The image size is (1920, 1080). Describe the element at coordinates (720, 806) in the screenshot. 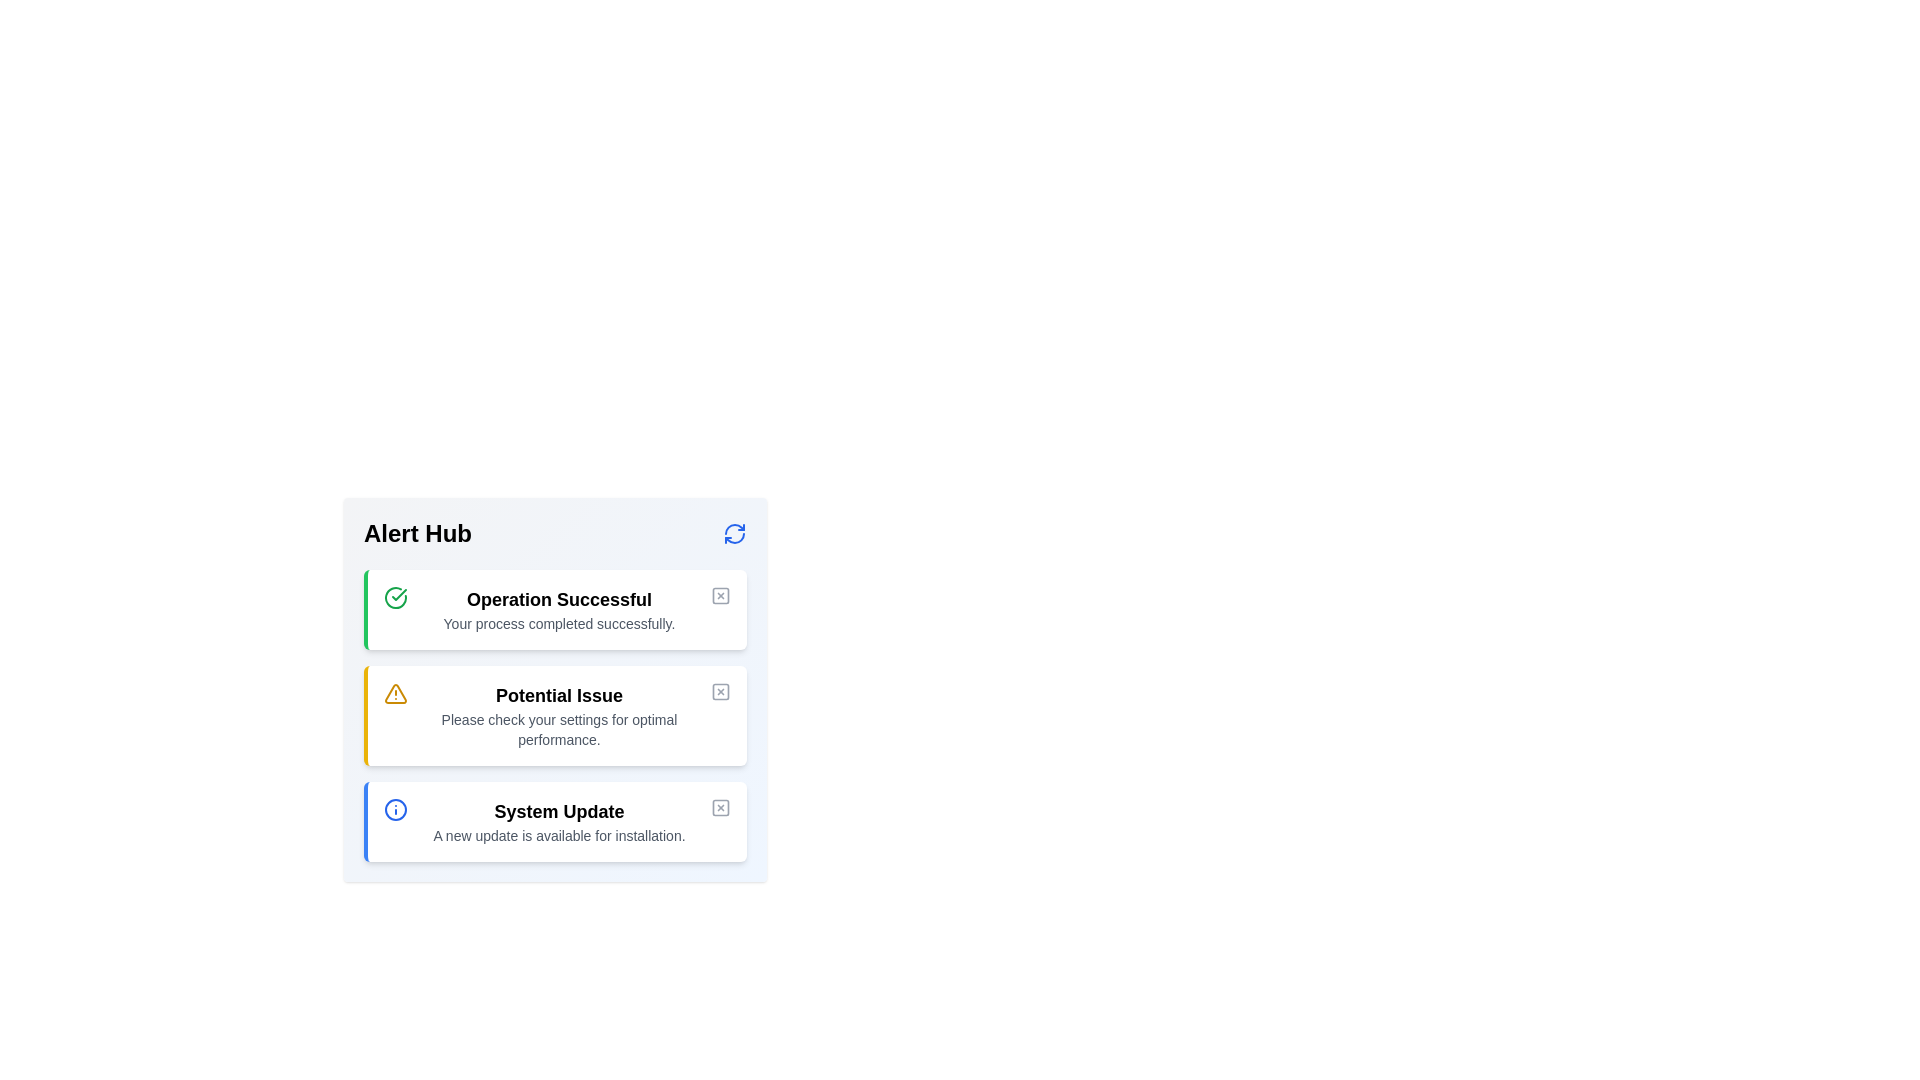

I see `the dismiss button located in the bottom-right corner of the 'System Update' notification card` at that location.